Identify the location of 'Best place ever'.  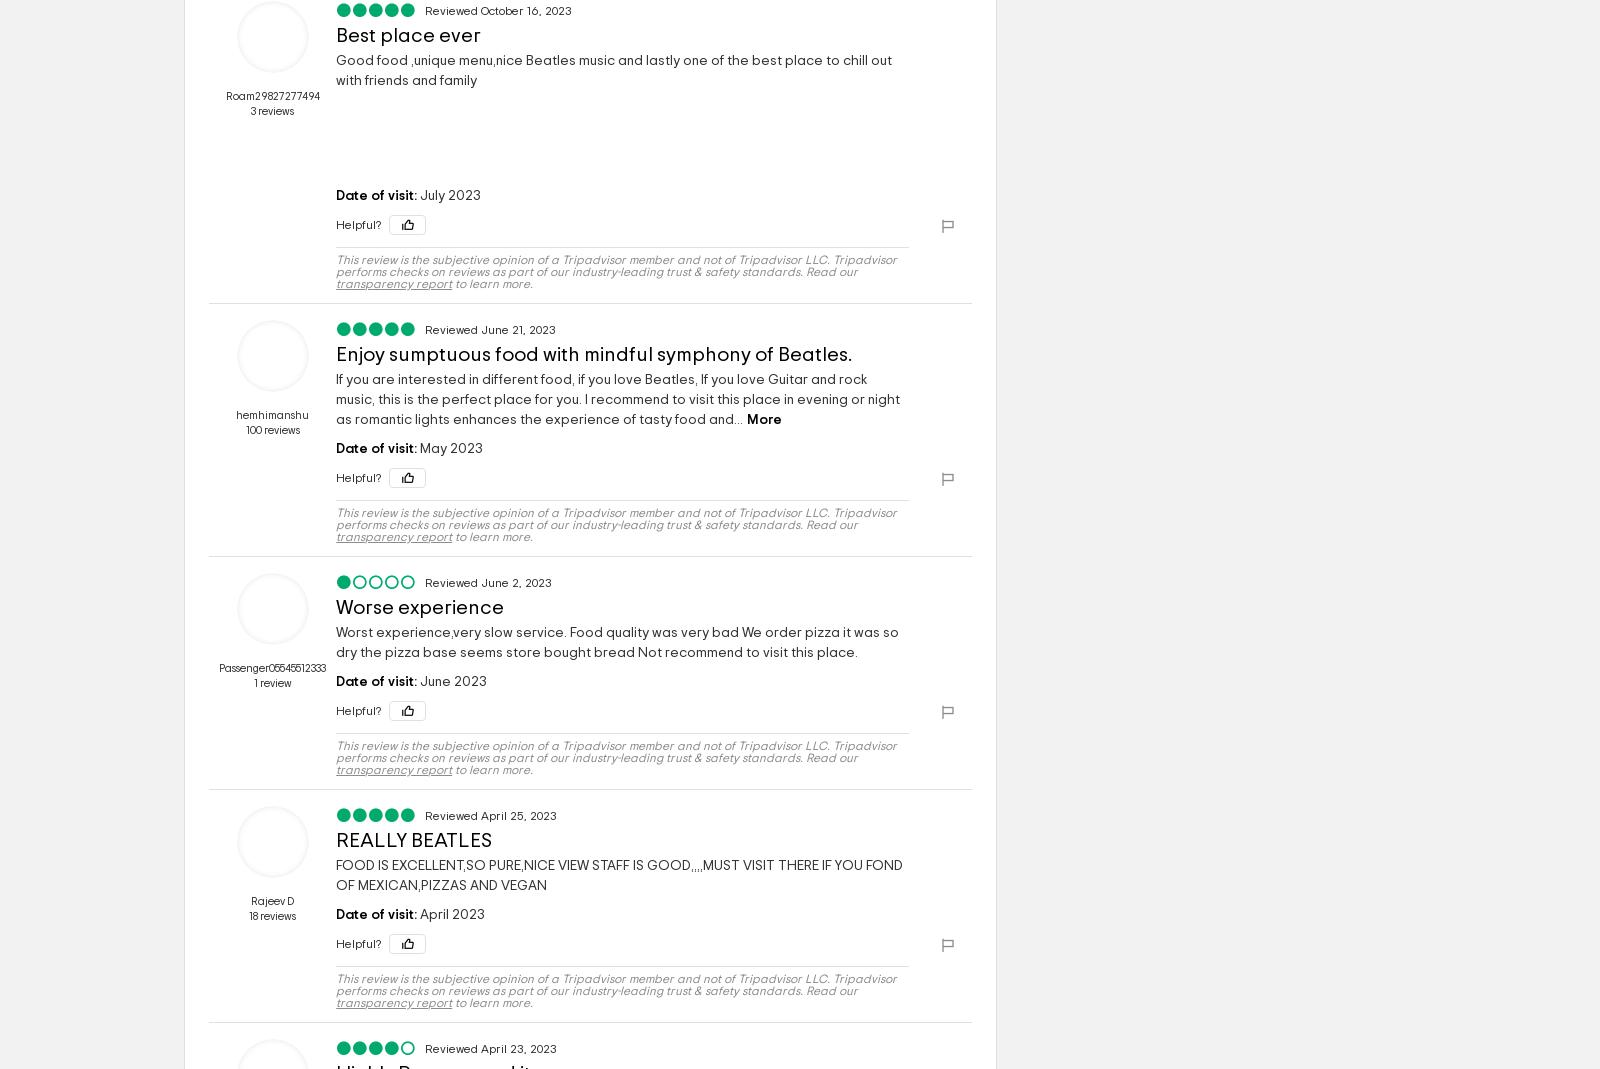
(336, 35).